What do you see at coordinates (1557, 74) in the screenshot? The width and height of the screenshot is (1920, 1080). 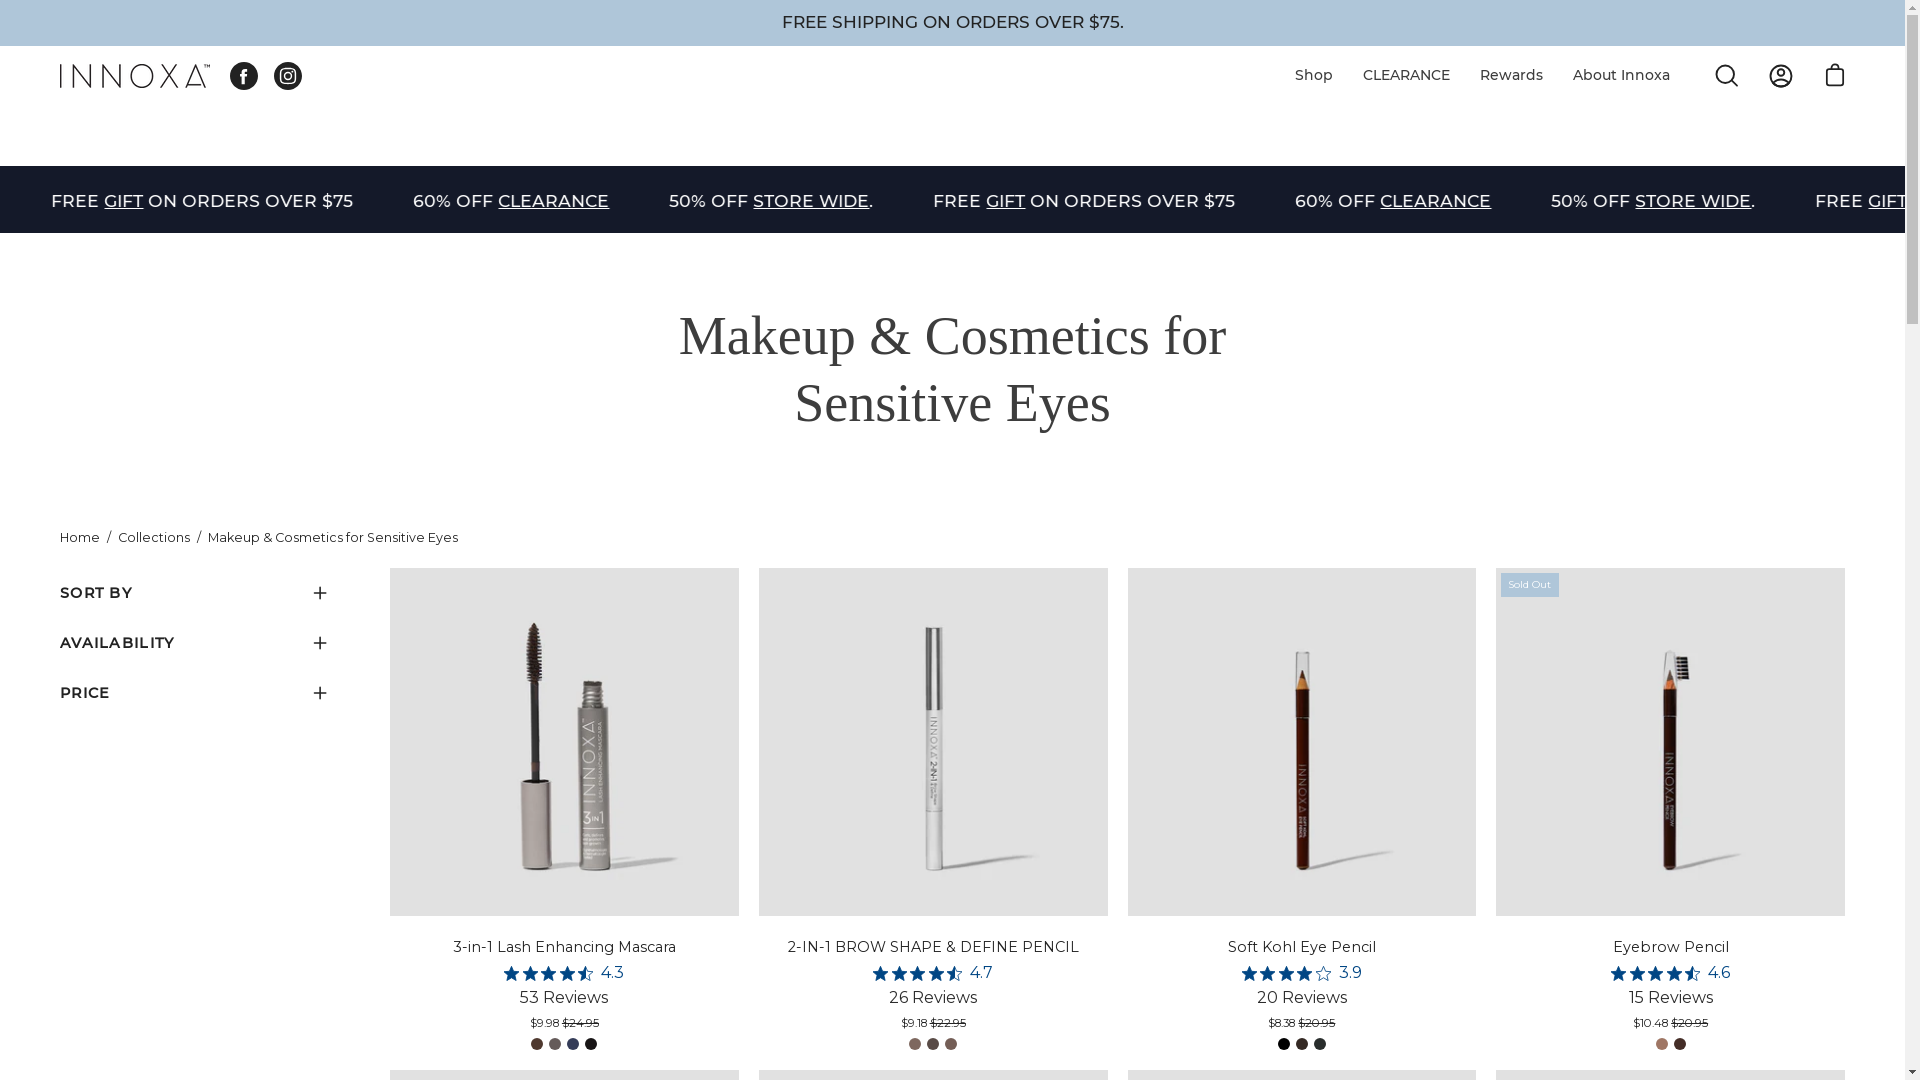 I see `'About Innoxa'` at bounding box center [1557, 74].